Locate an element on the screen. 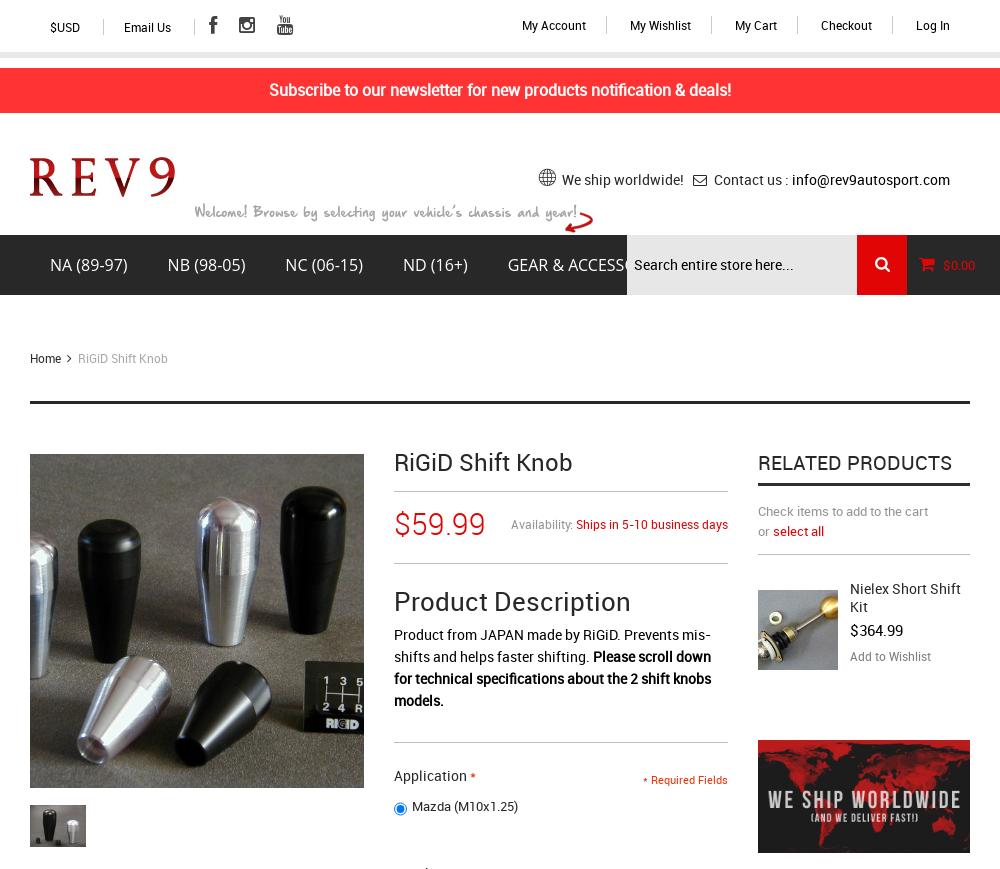  'ND (16+)' is located at coordinates (434, 263).